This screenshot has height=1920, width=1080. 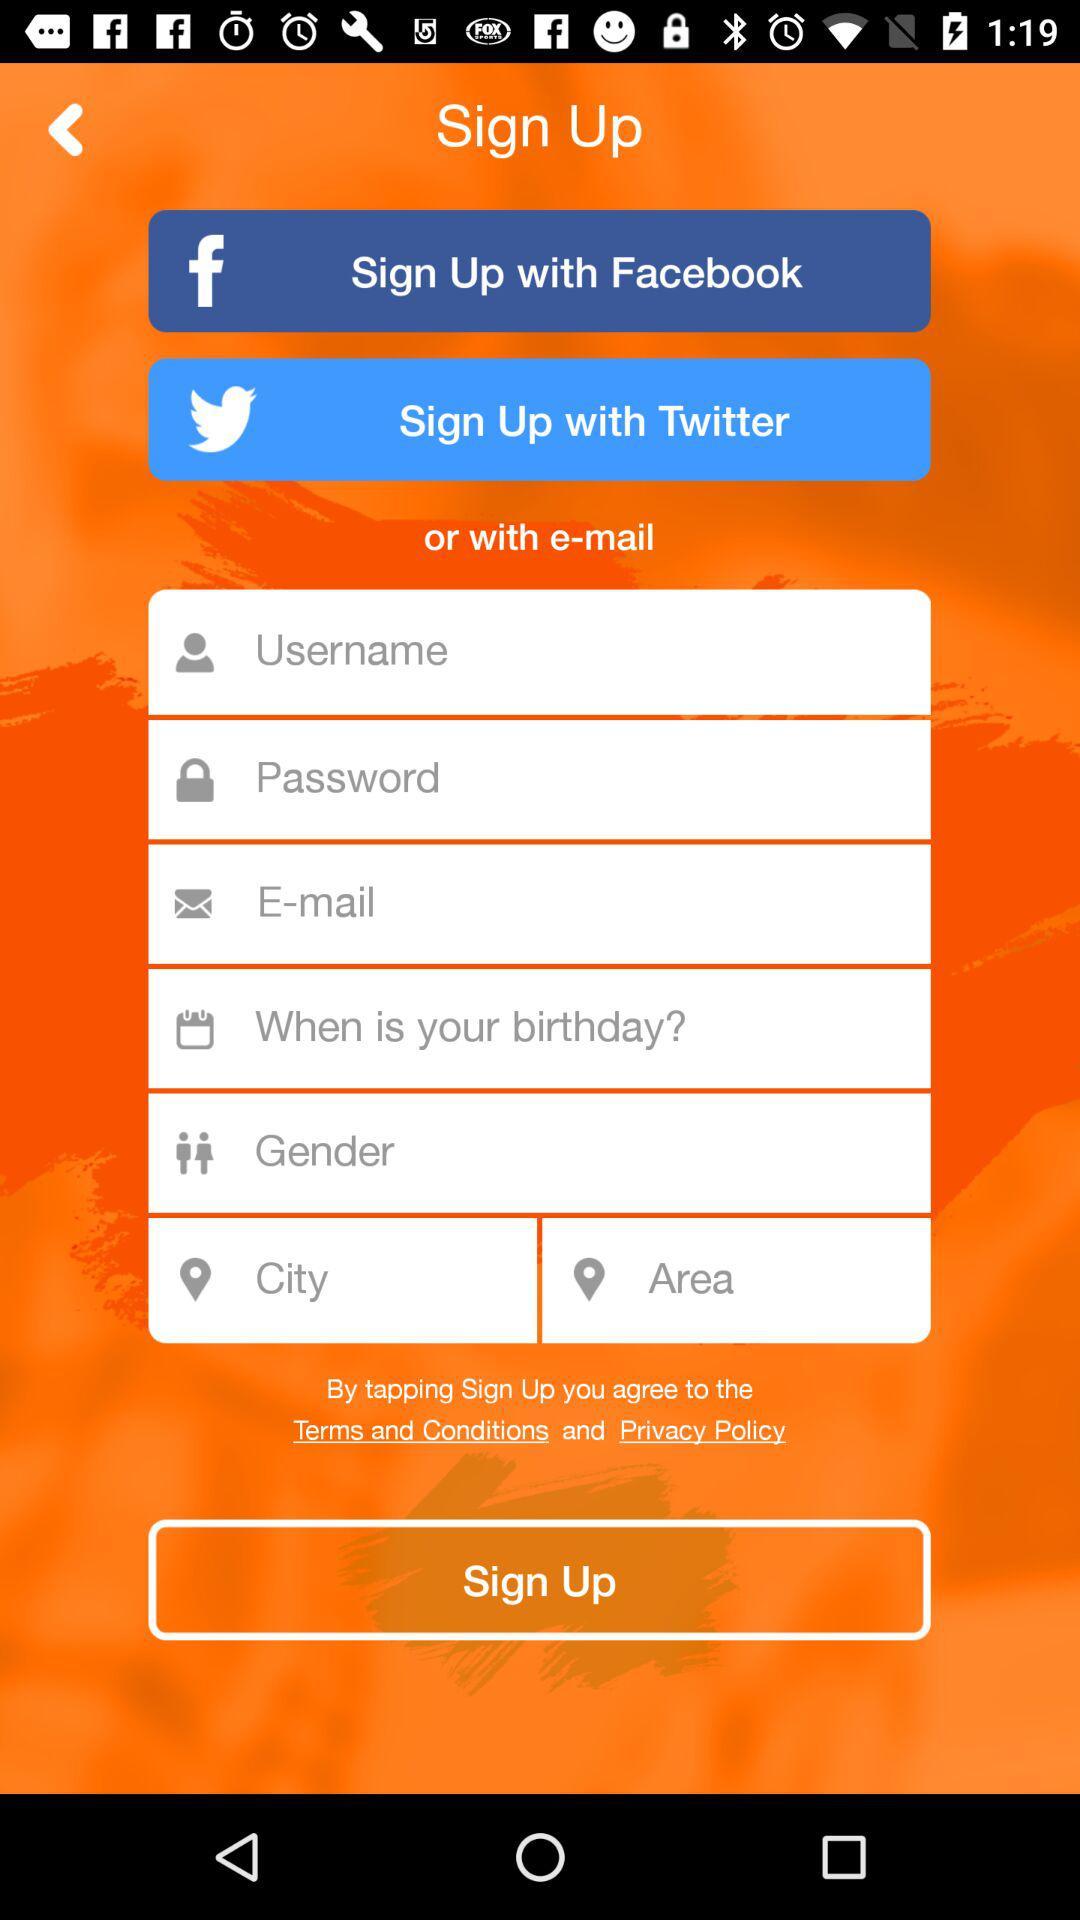 I want to click on the icon above by tapping sign icon, so click(x=353, y=1280).